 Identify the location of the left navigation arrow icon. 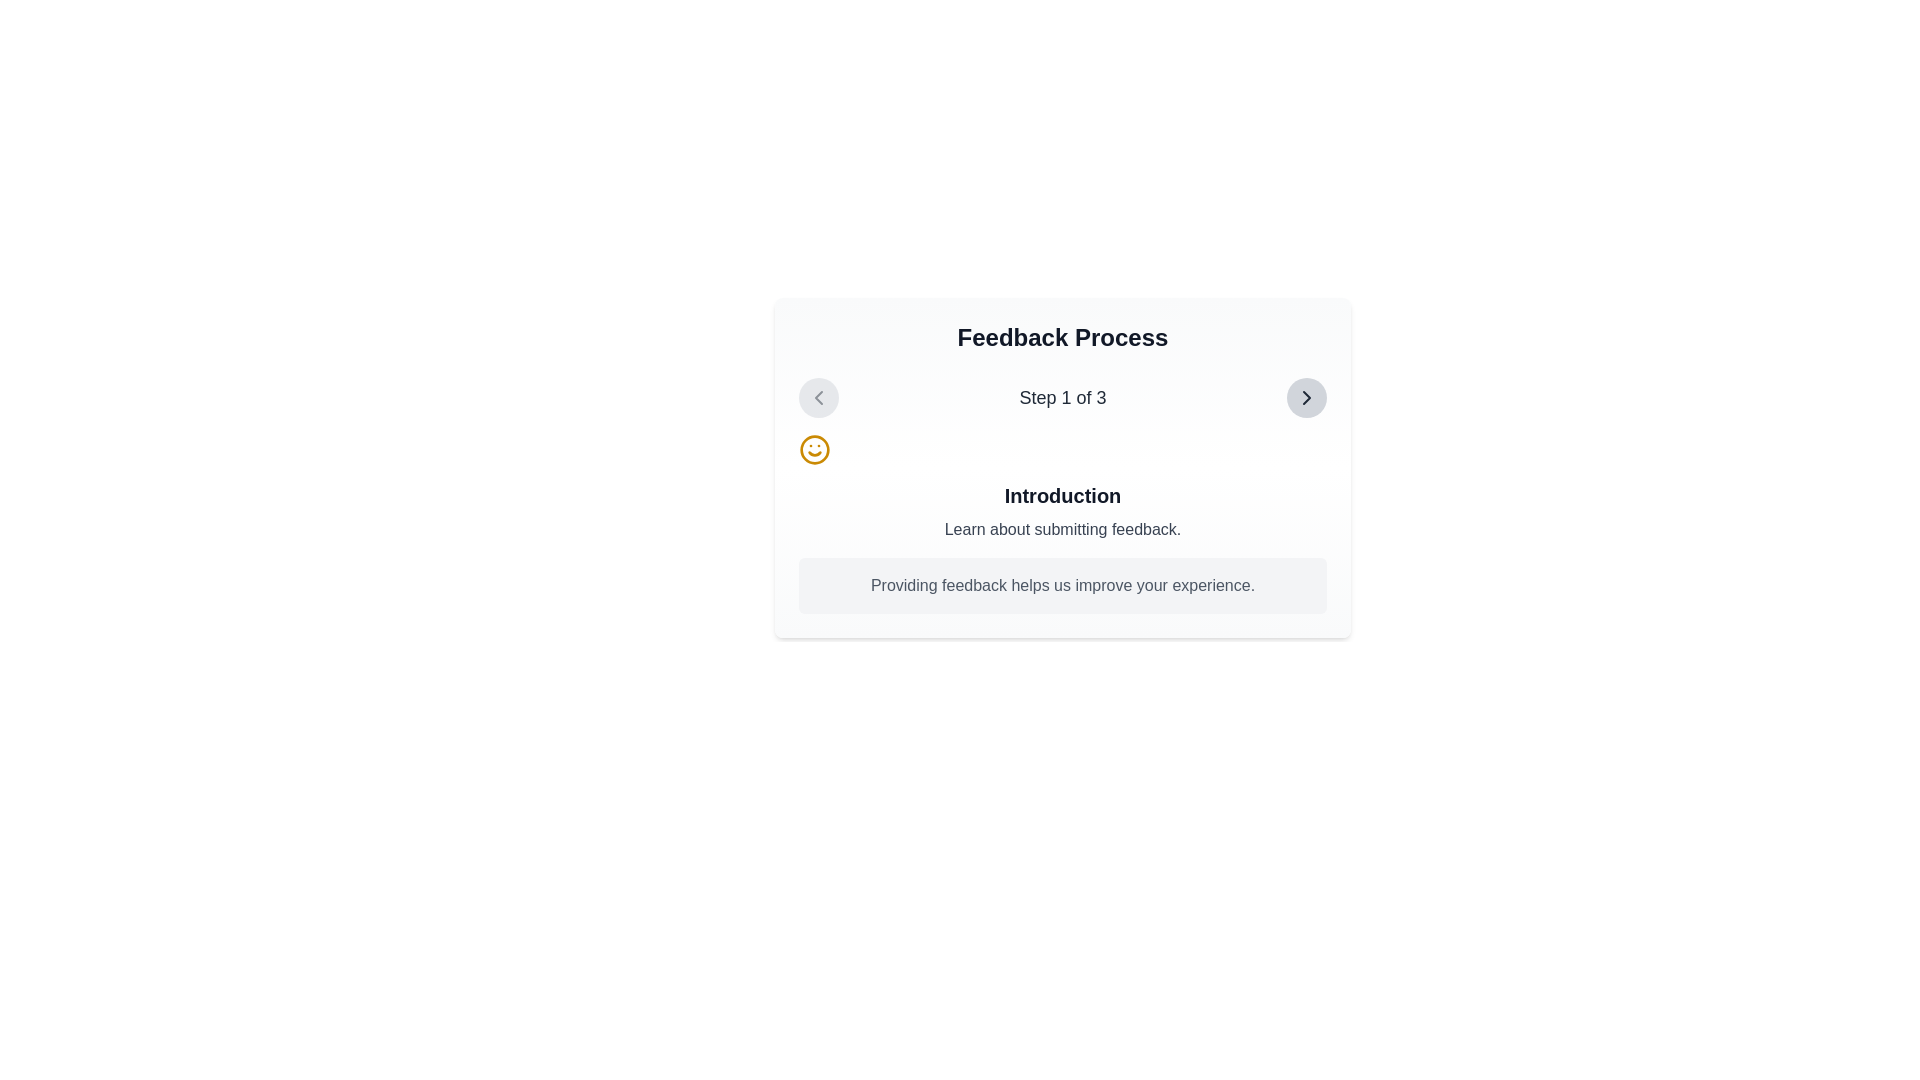
(819, 397).